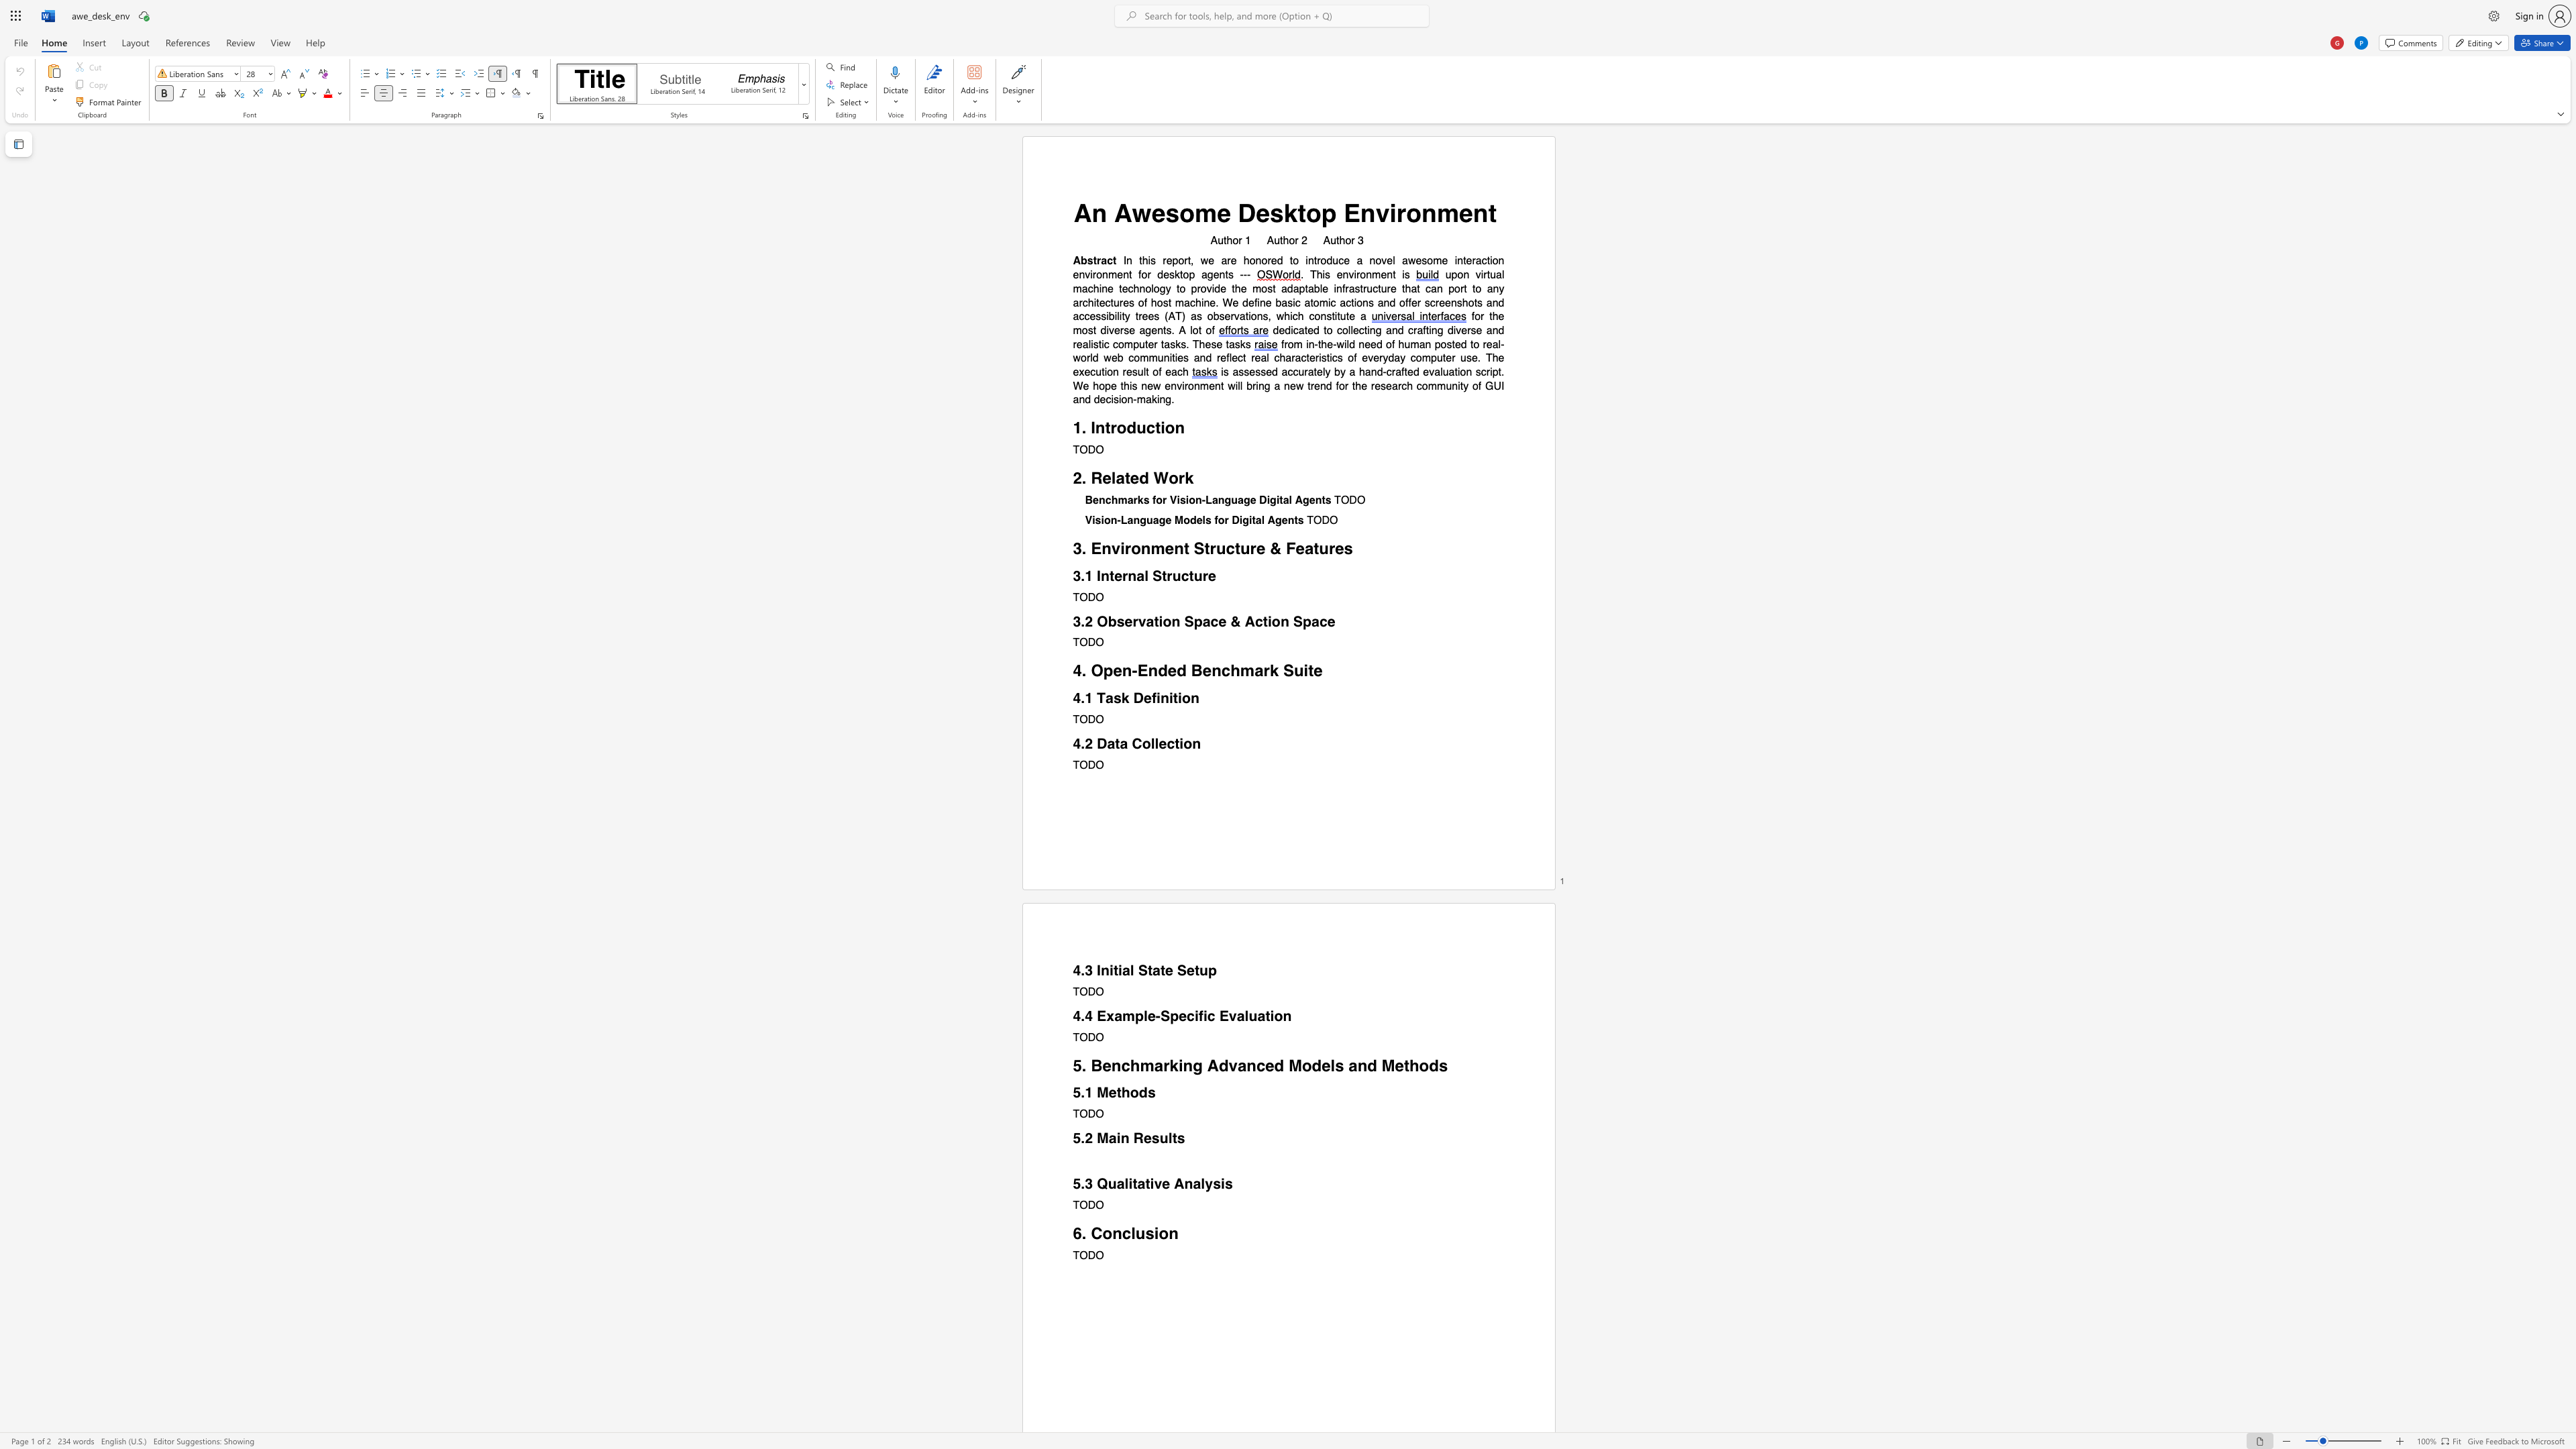 The height and width of the screenshot is (1449, 2576). I want to click on the subset text "achine. We define basic atomic actions and offer screenshots and access" within the text "upon virtual machine technology to provide the most adaptable infrastructure that can port to any architectures of host machine. We define basic atomic actions and offer screenshots and accessibility trees (AT) as observations, which", so click(1184, 303).